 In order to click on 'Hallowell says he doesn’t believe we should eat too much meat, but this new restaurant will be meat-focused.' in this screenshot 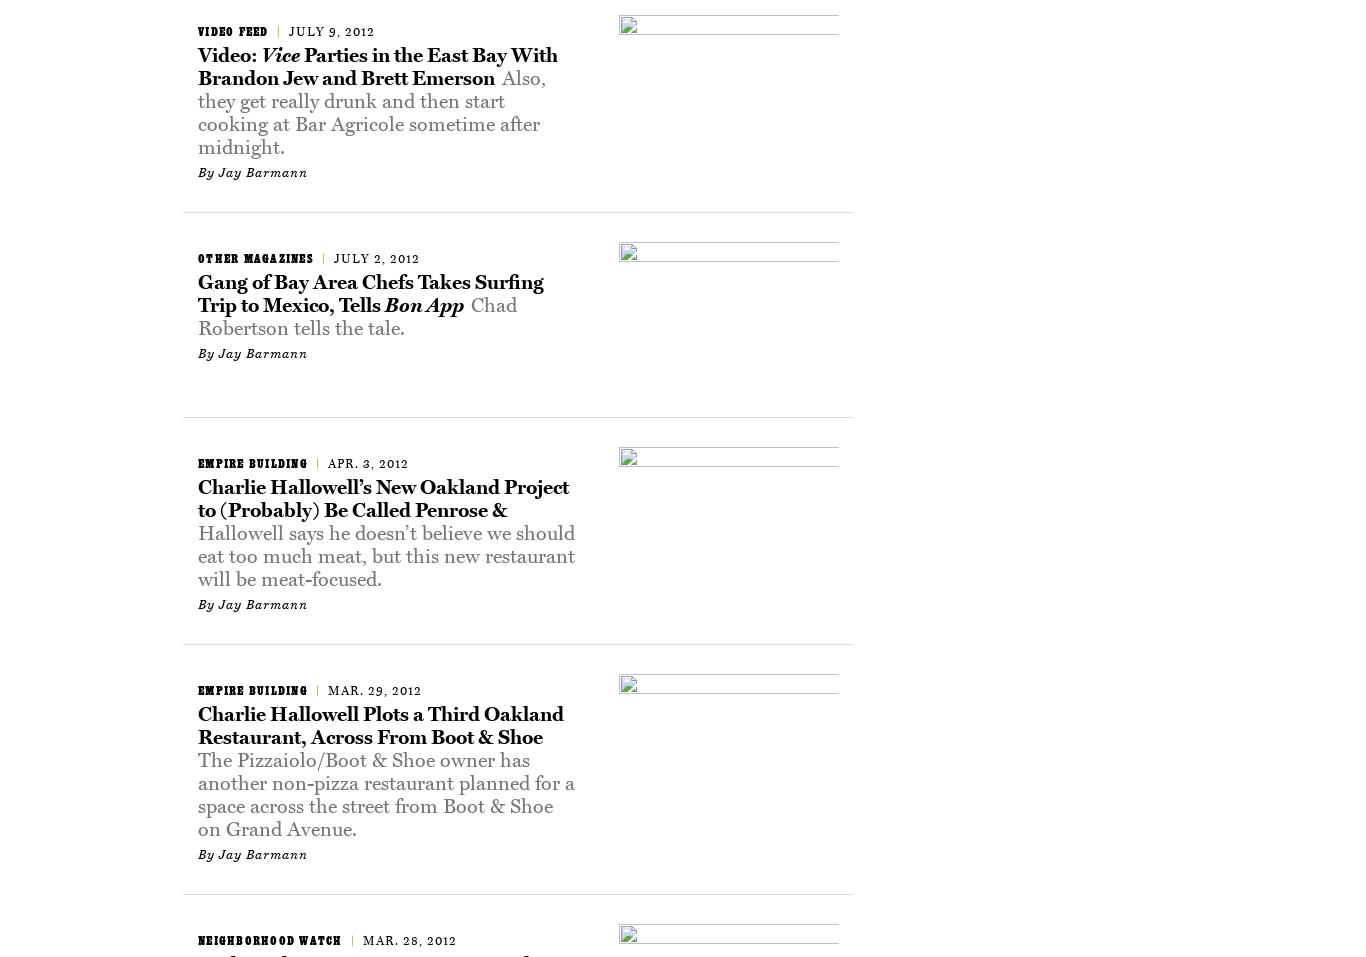, I will do `click(196, 556)`.